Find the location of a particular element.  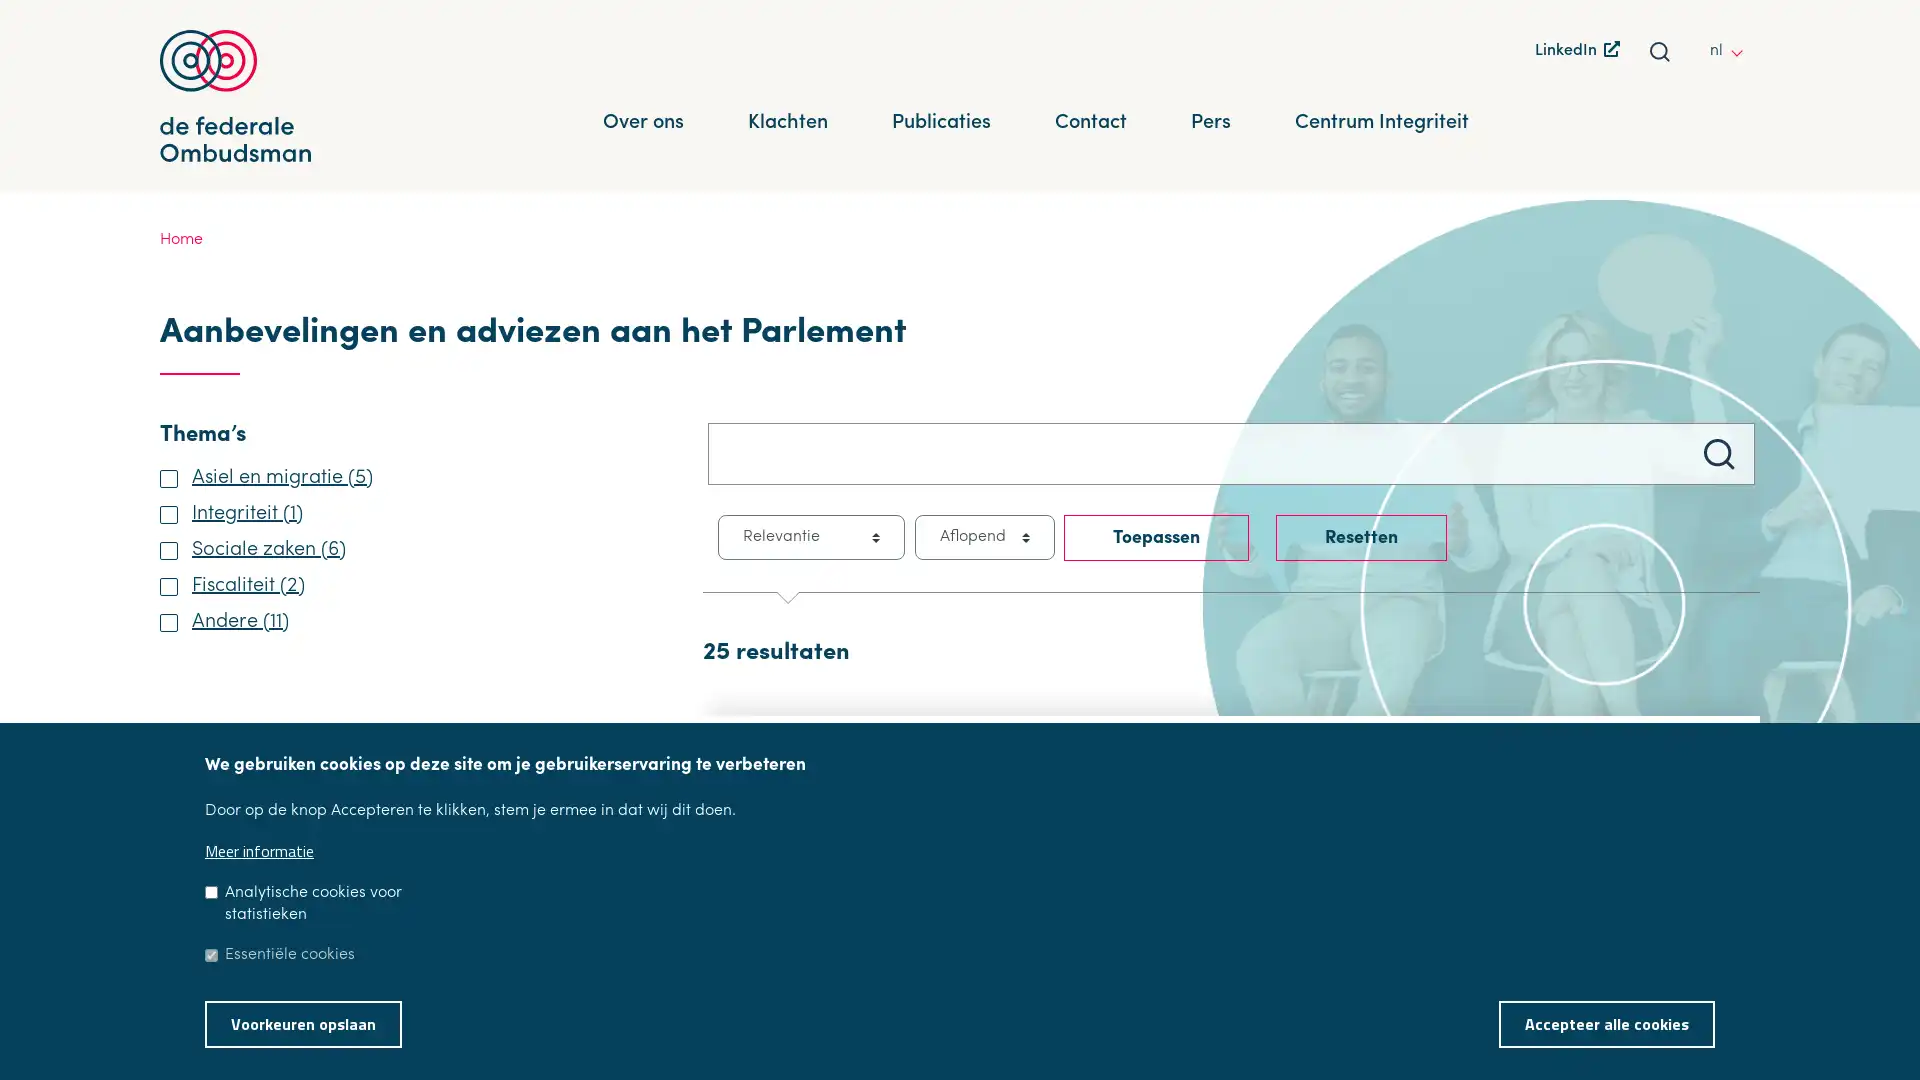

Toestemming intrekken is located at coordinates (1740, 1010).